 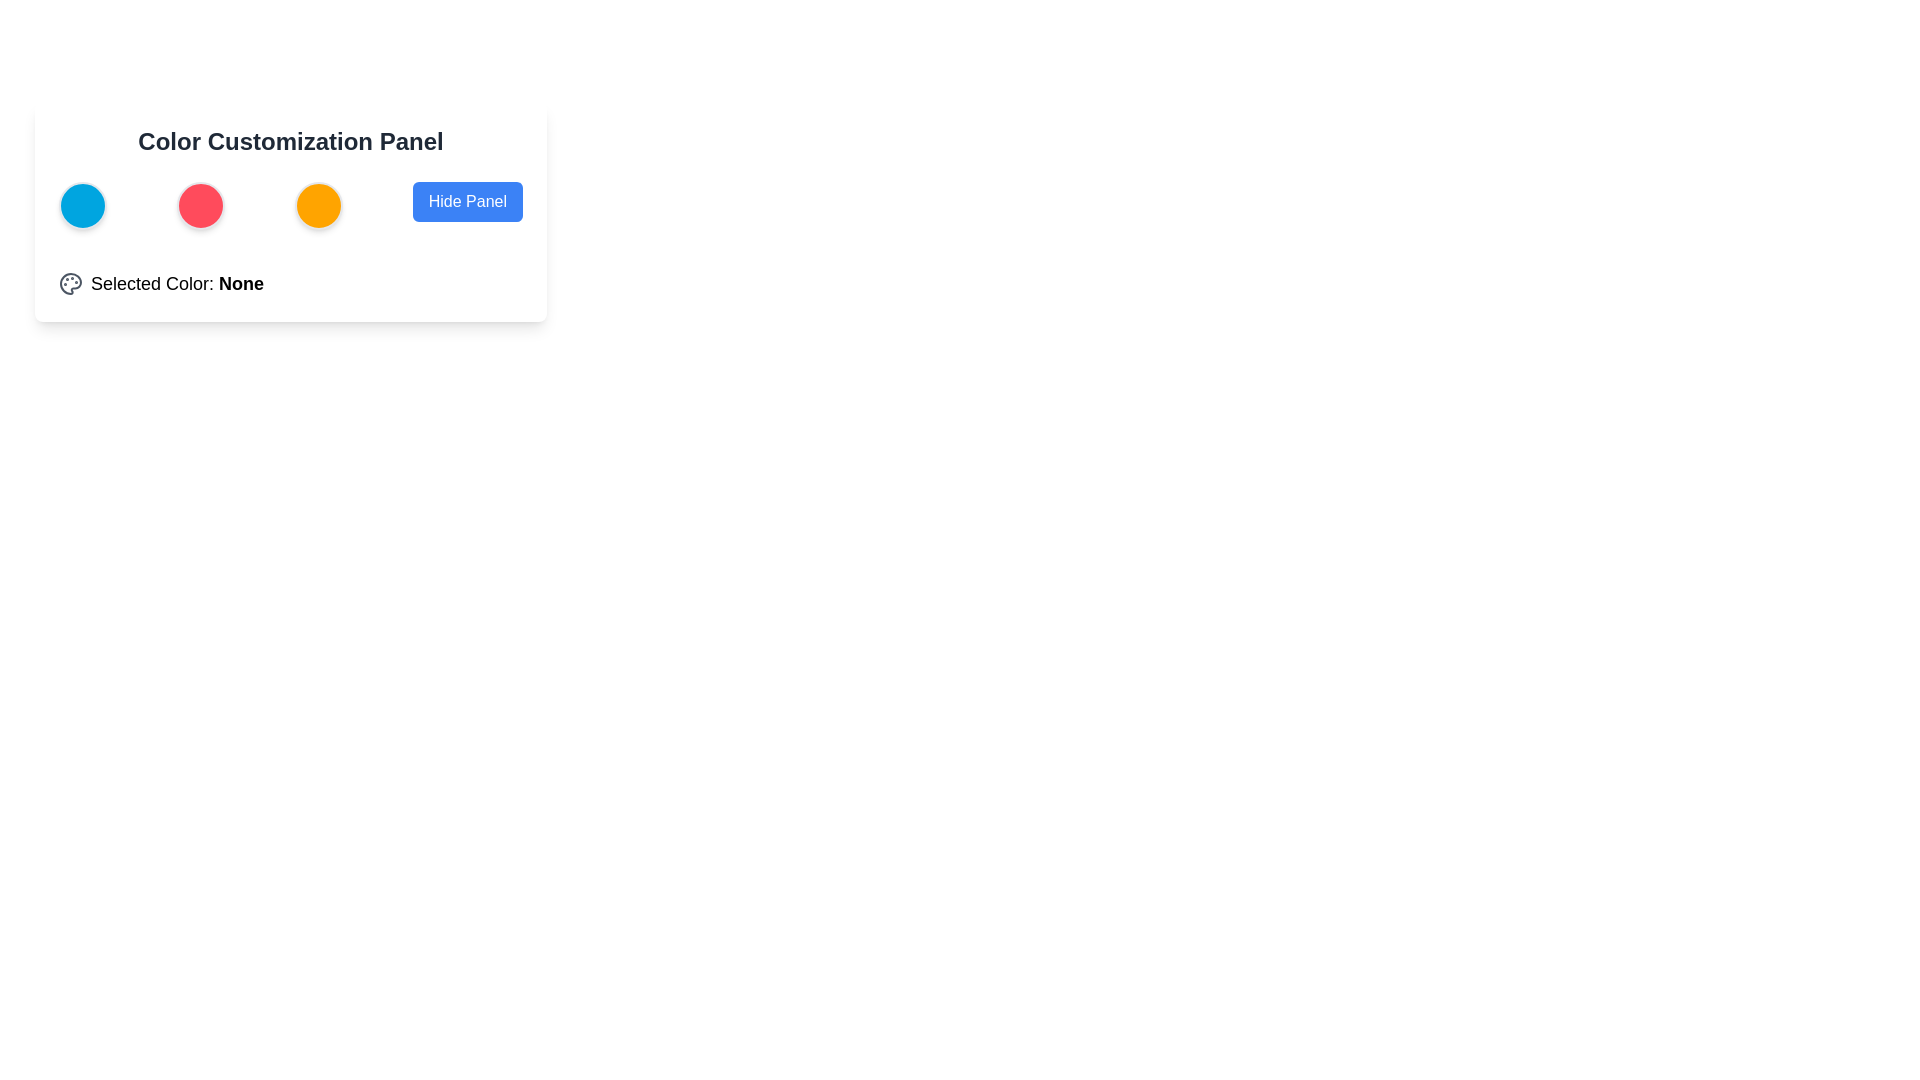 What do you see at coordinates (200, 205) in the screenshot?
I see `the circular red button located in the Color Customization Panel` at bounding box center [200, 205].